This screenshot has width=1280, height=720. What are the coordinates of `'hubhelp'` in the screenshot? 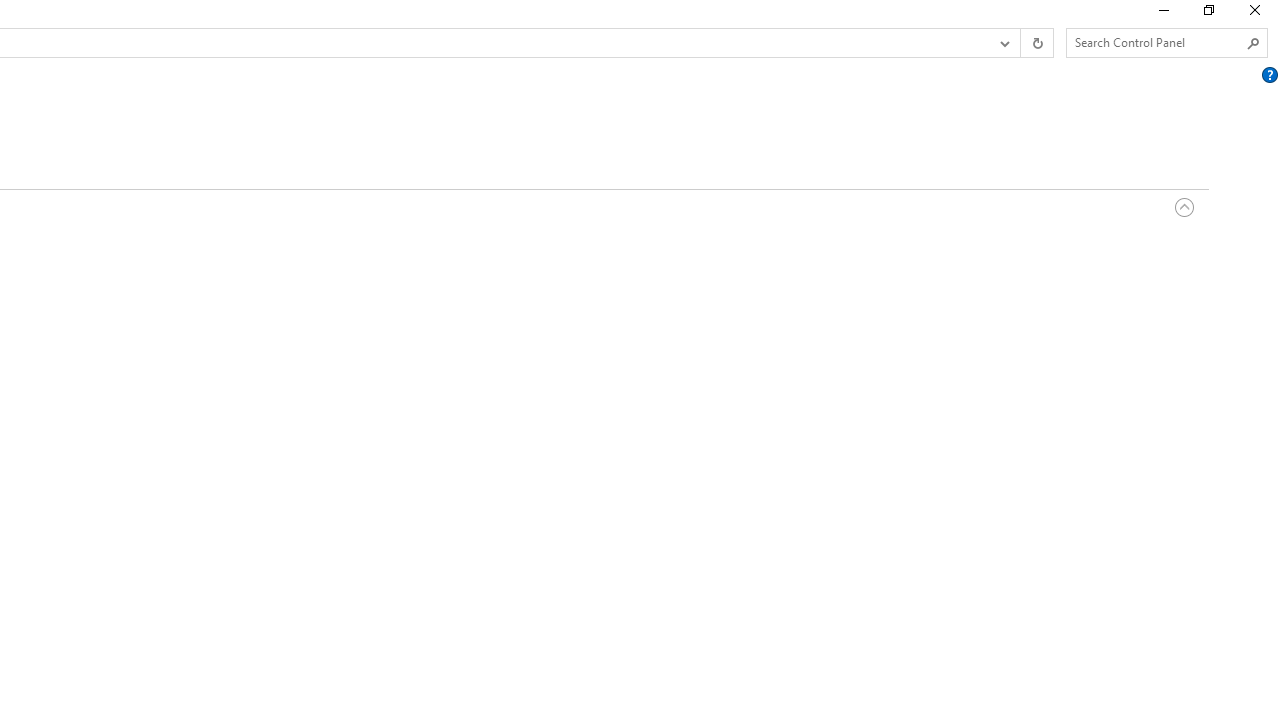 It's located at (1268, 74).